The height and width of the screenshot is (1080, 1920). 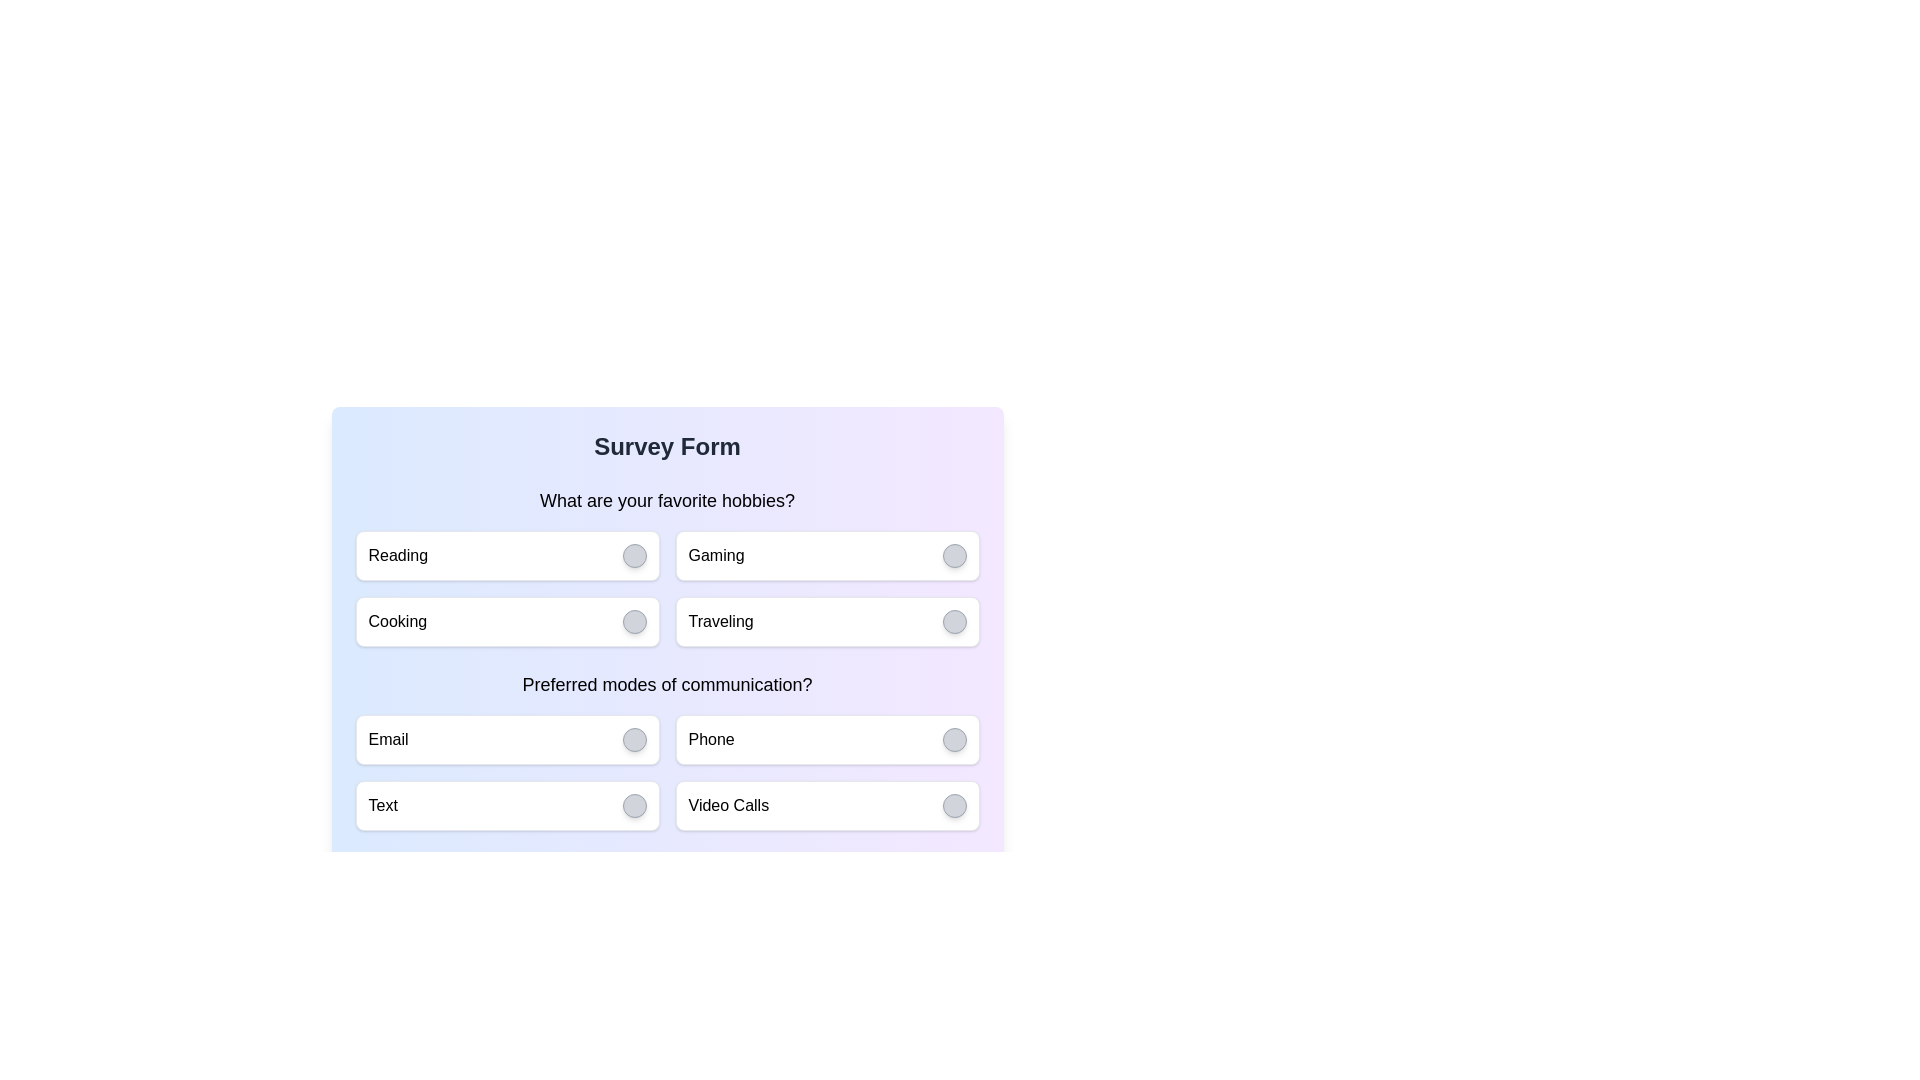 I want to click on title text element displaying 'What are your favorite hobbies?' located above the options for hobbies in the survey form, so click(x=667, y=500).